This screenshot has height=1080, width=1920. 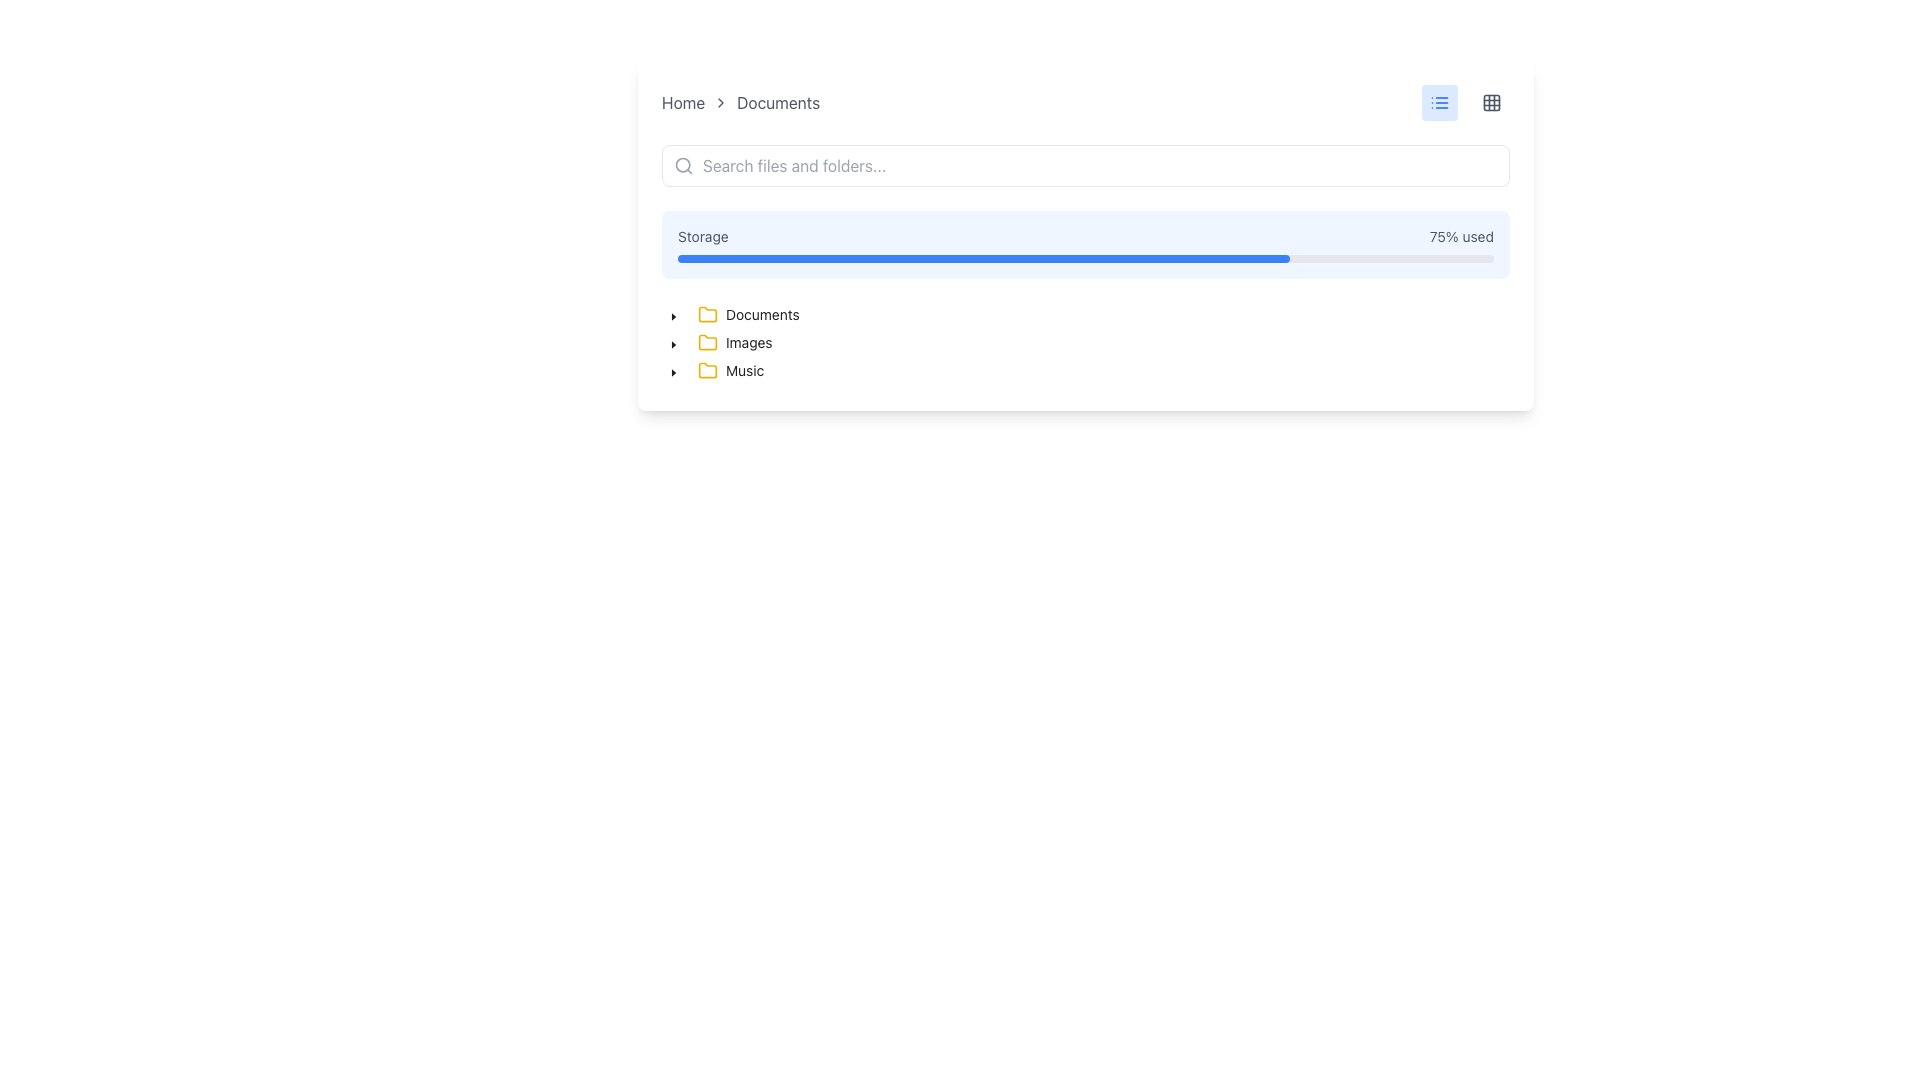 I want to click on the interactive caret-down toggle icon next to the 'Music' folder, so click(x=673, y=373).